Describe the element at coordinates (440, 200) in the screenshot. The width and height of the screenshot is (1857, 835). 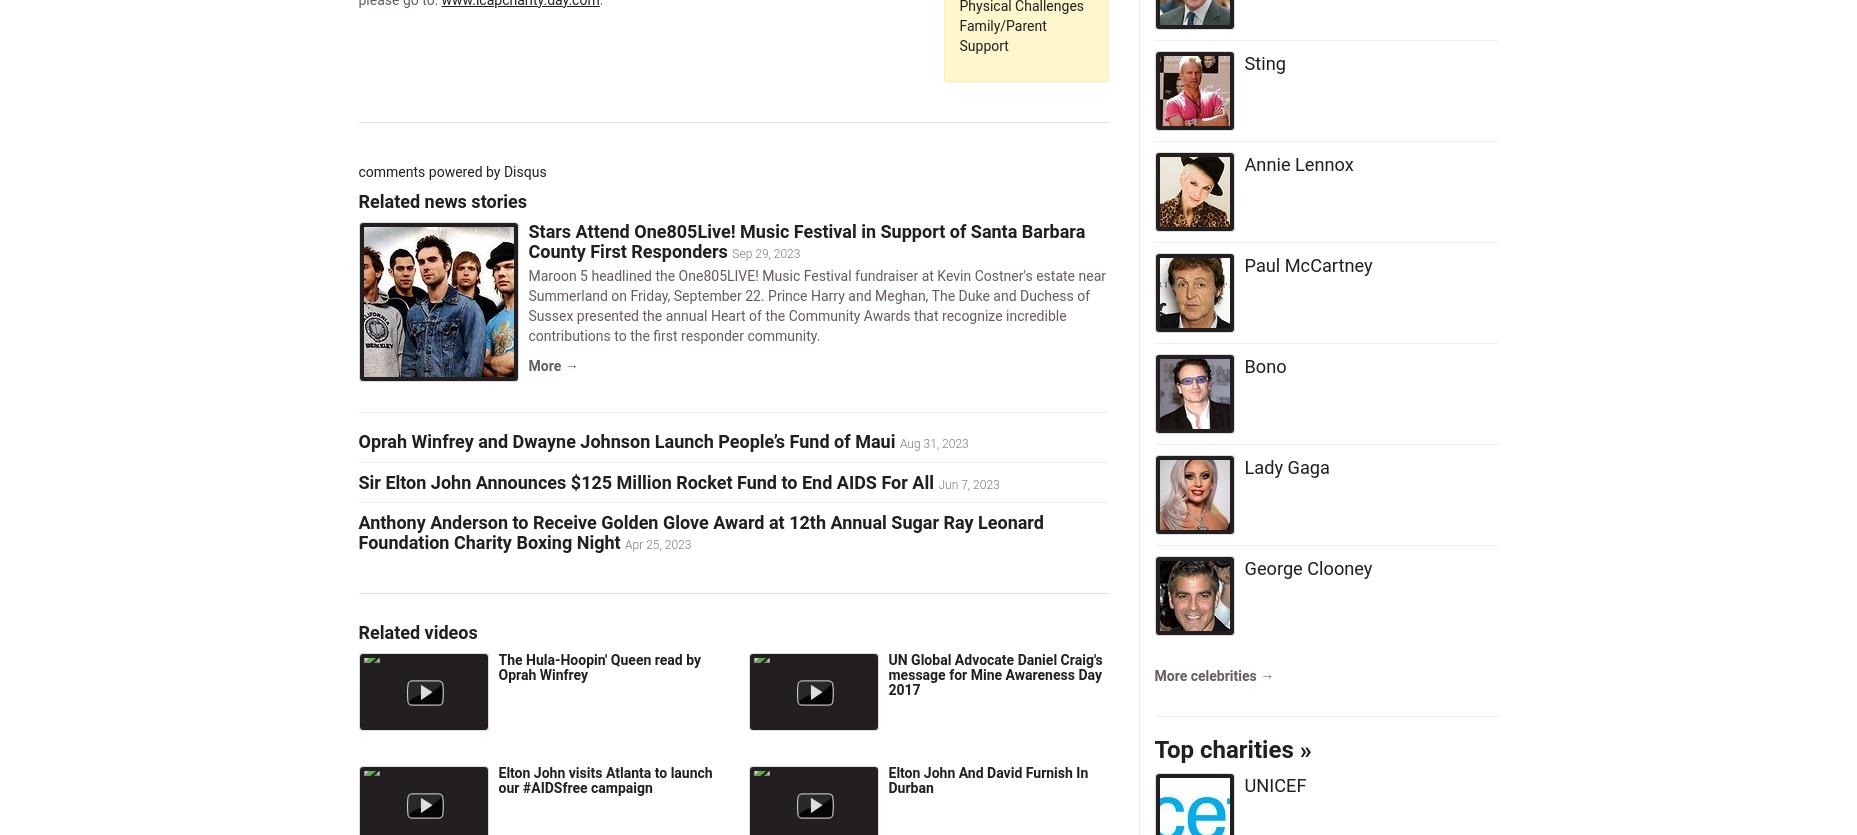
I see `'Related news stories'` at that location.